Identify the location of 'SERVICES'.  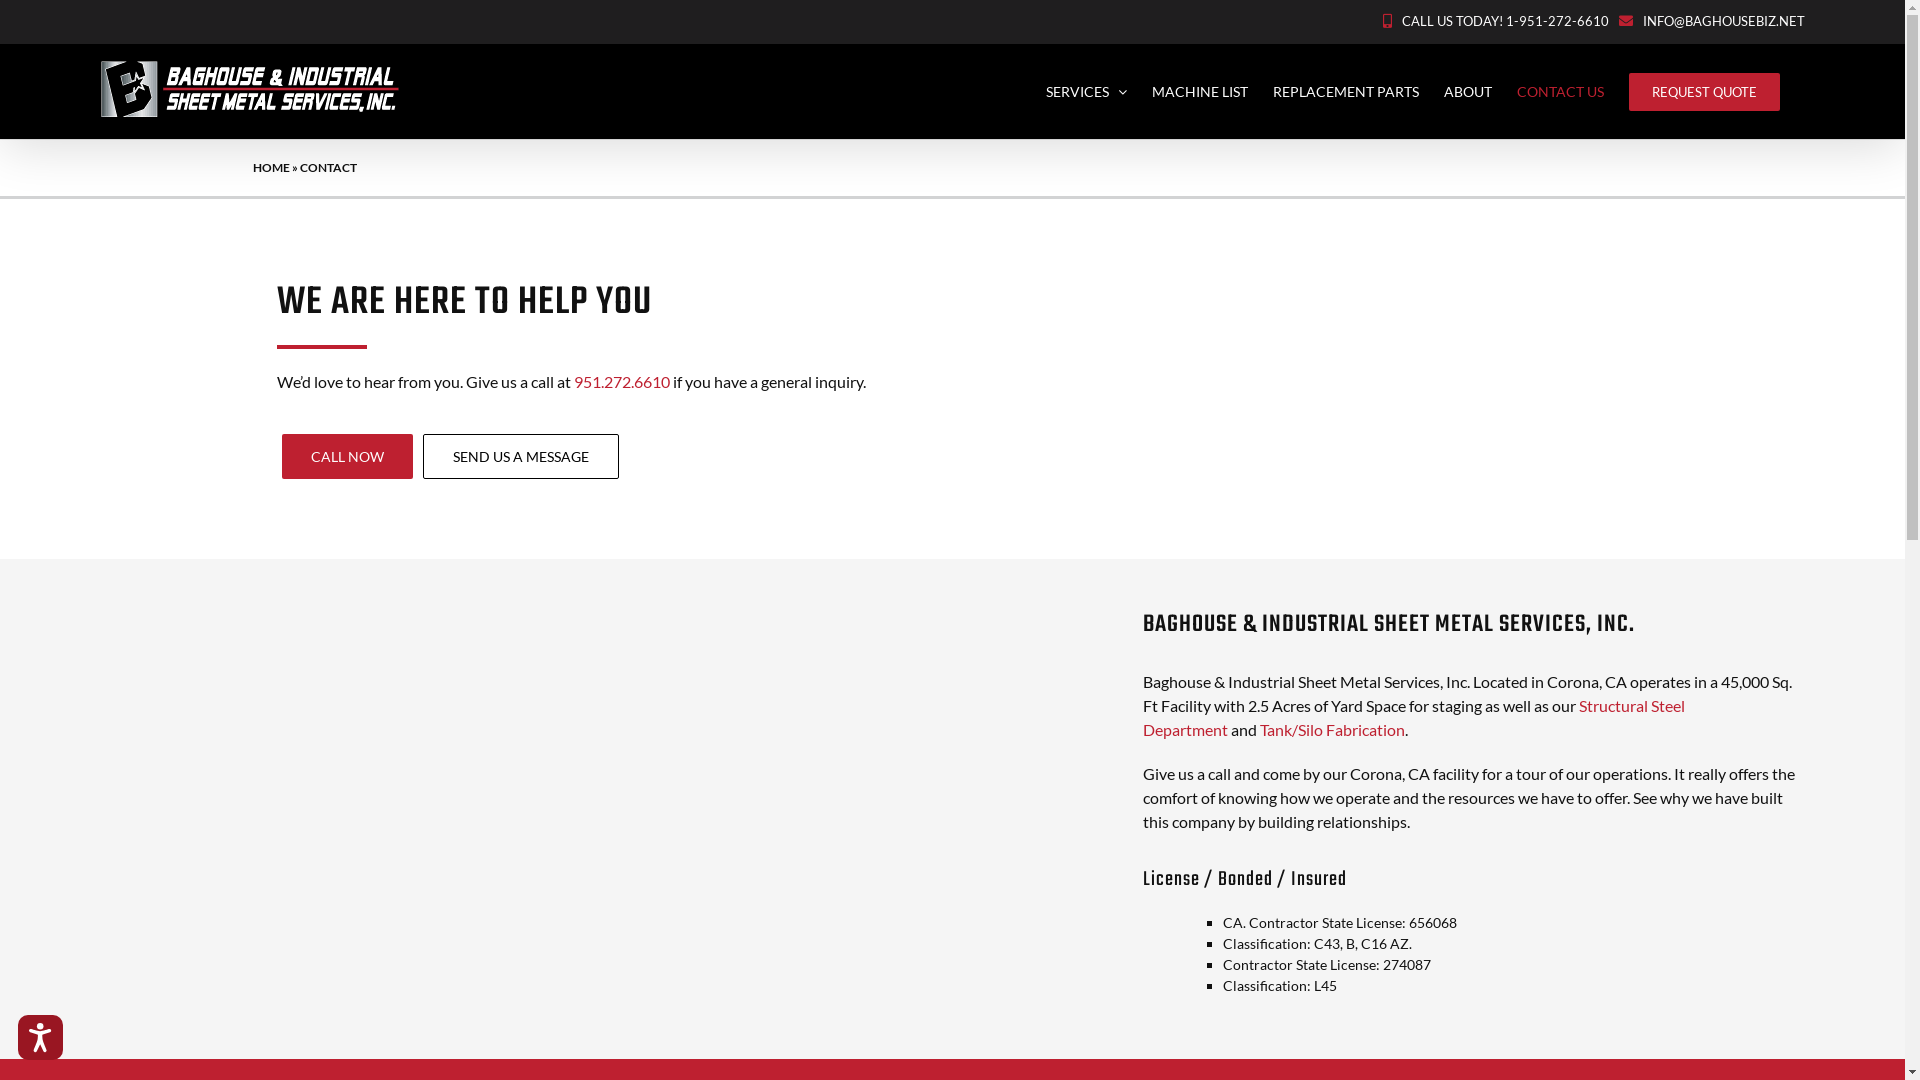
(1085, 91).